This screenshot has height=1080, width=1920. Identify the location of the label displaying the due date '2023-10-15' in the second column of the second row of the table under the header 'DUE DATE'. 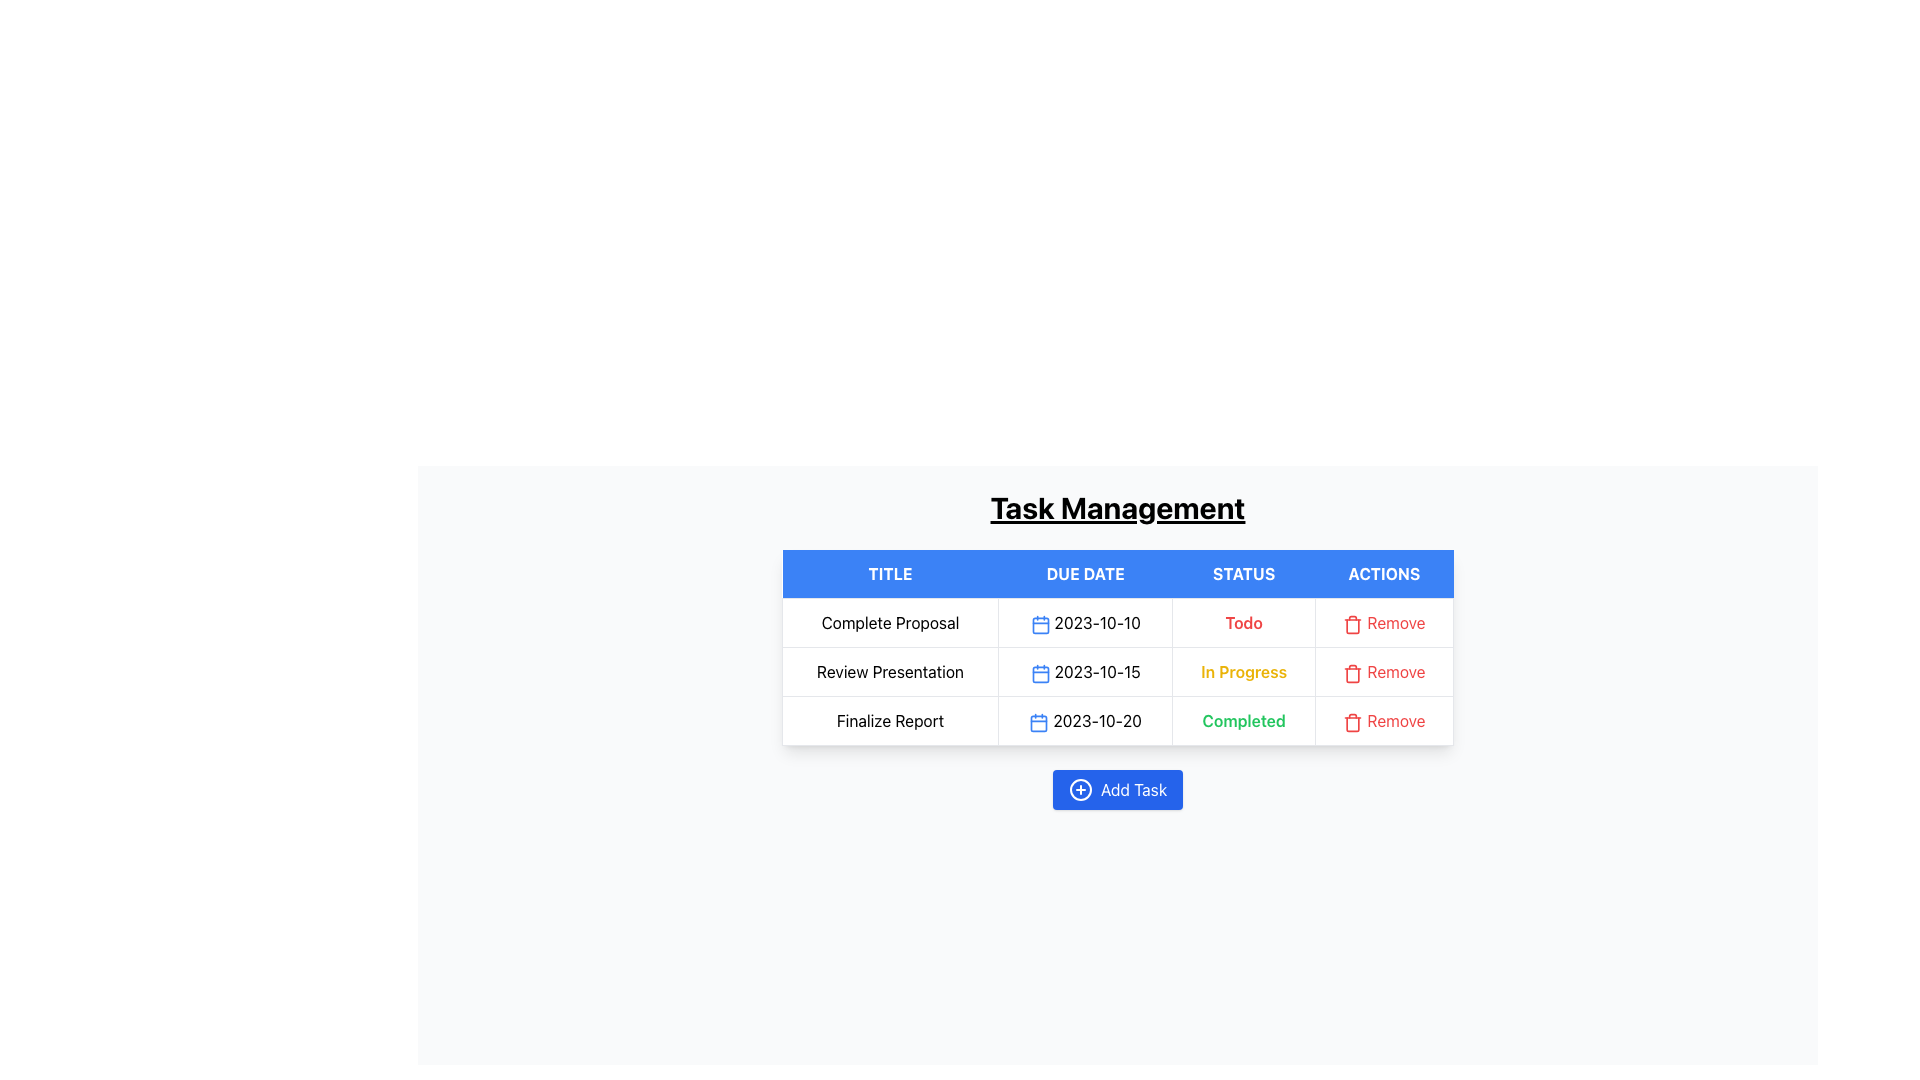
(1084, 671).